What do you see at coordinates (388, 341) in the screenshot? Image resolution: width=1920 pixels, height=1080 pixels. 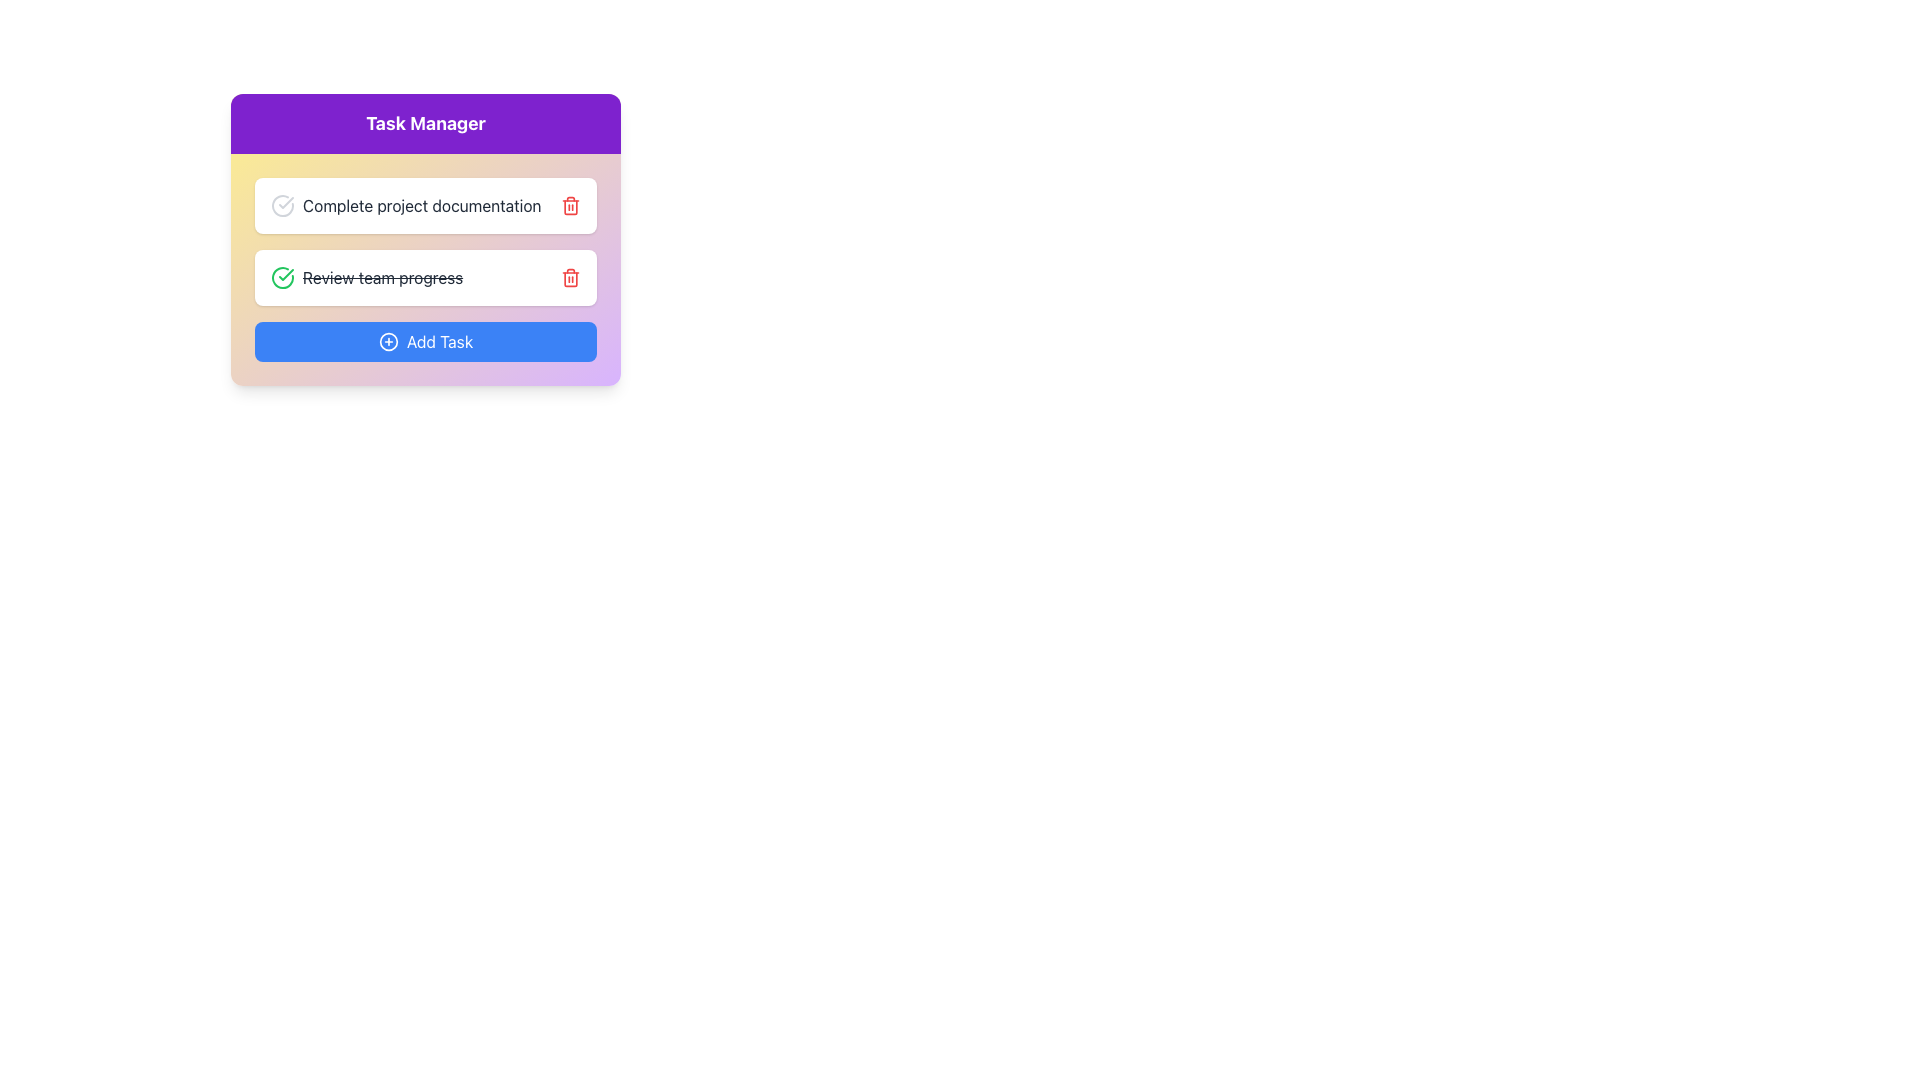 I see `the addition icon located to the left of the 'Add Task' button at the bottom section of the Task Manager card` at bounding box center [388, 341].